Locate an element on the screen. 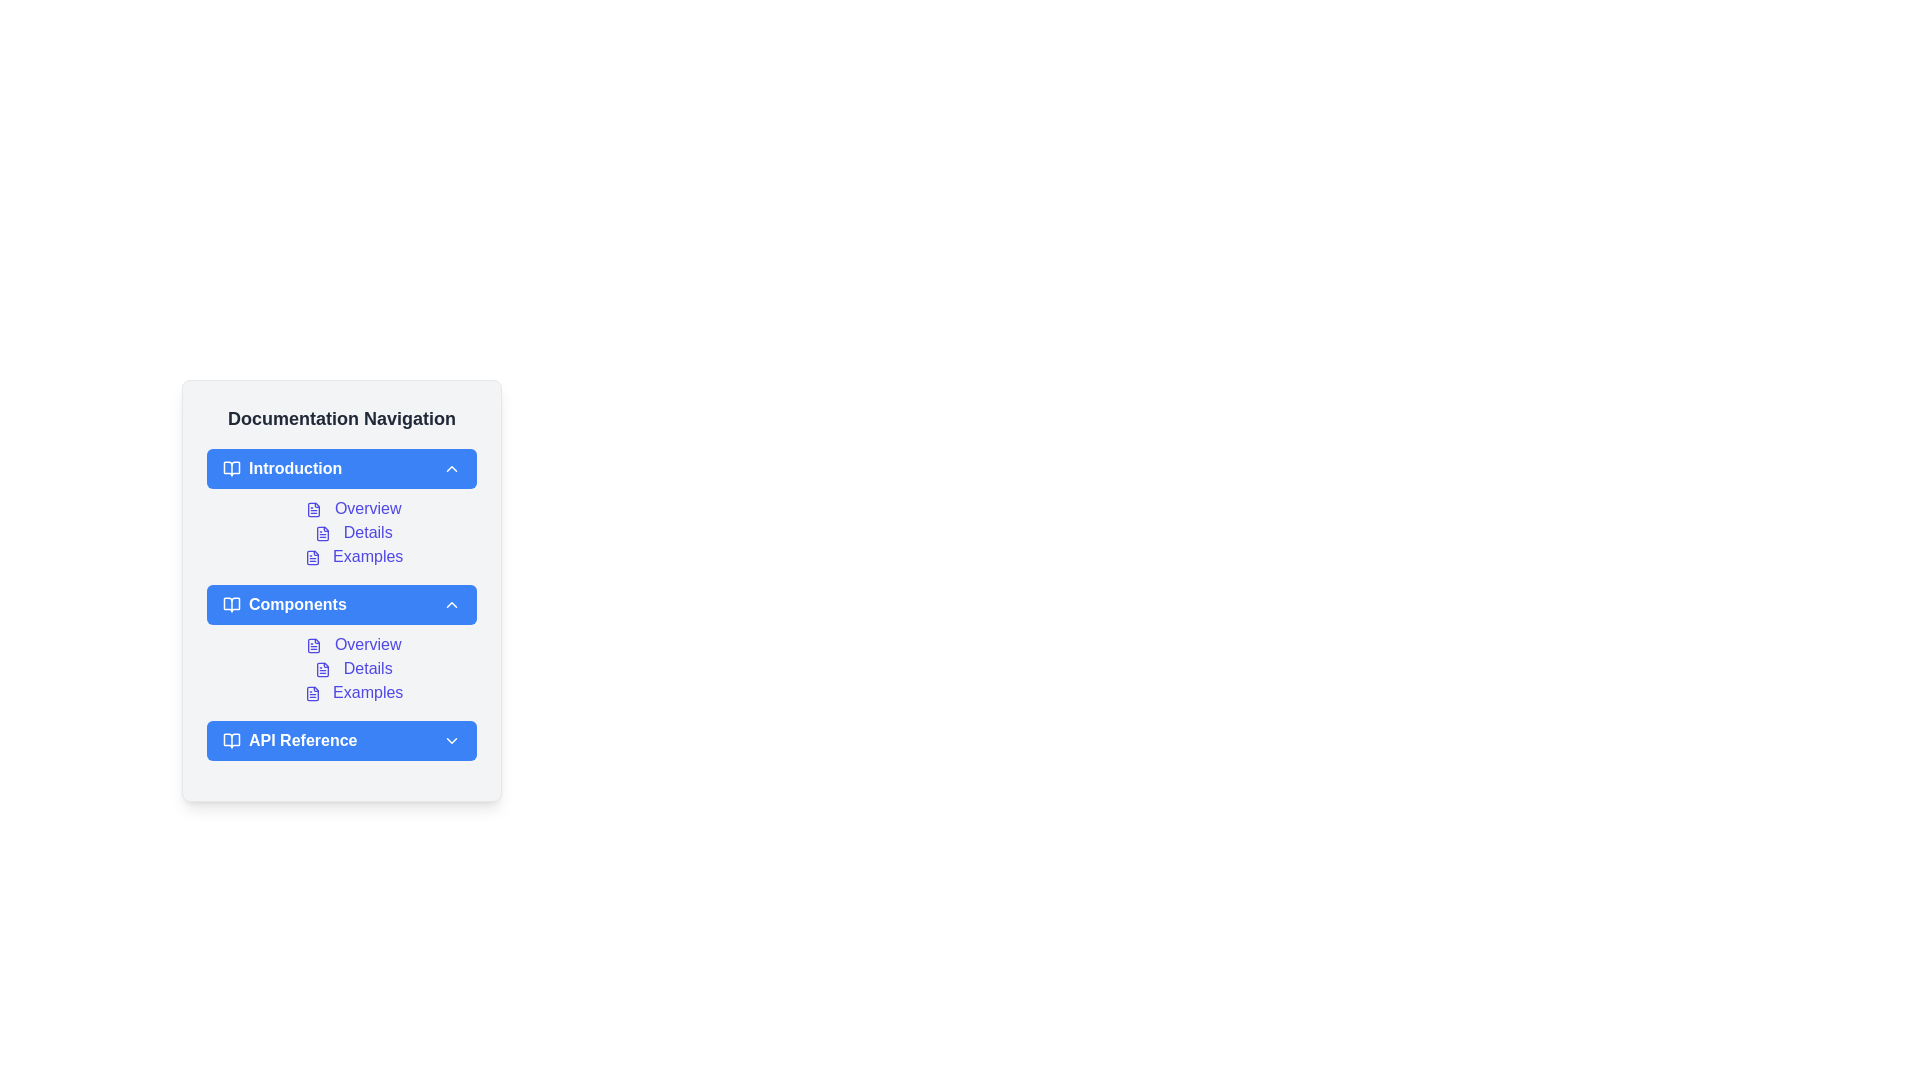 This screenshot has height=1080, width=1920. the small open book icon located to the left of the text 'API Reference' in the navigation menu is located at coordinates (231, 740).